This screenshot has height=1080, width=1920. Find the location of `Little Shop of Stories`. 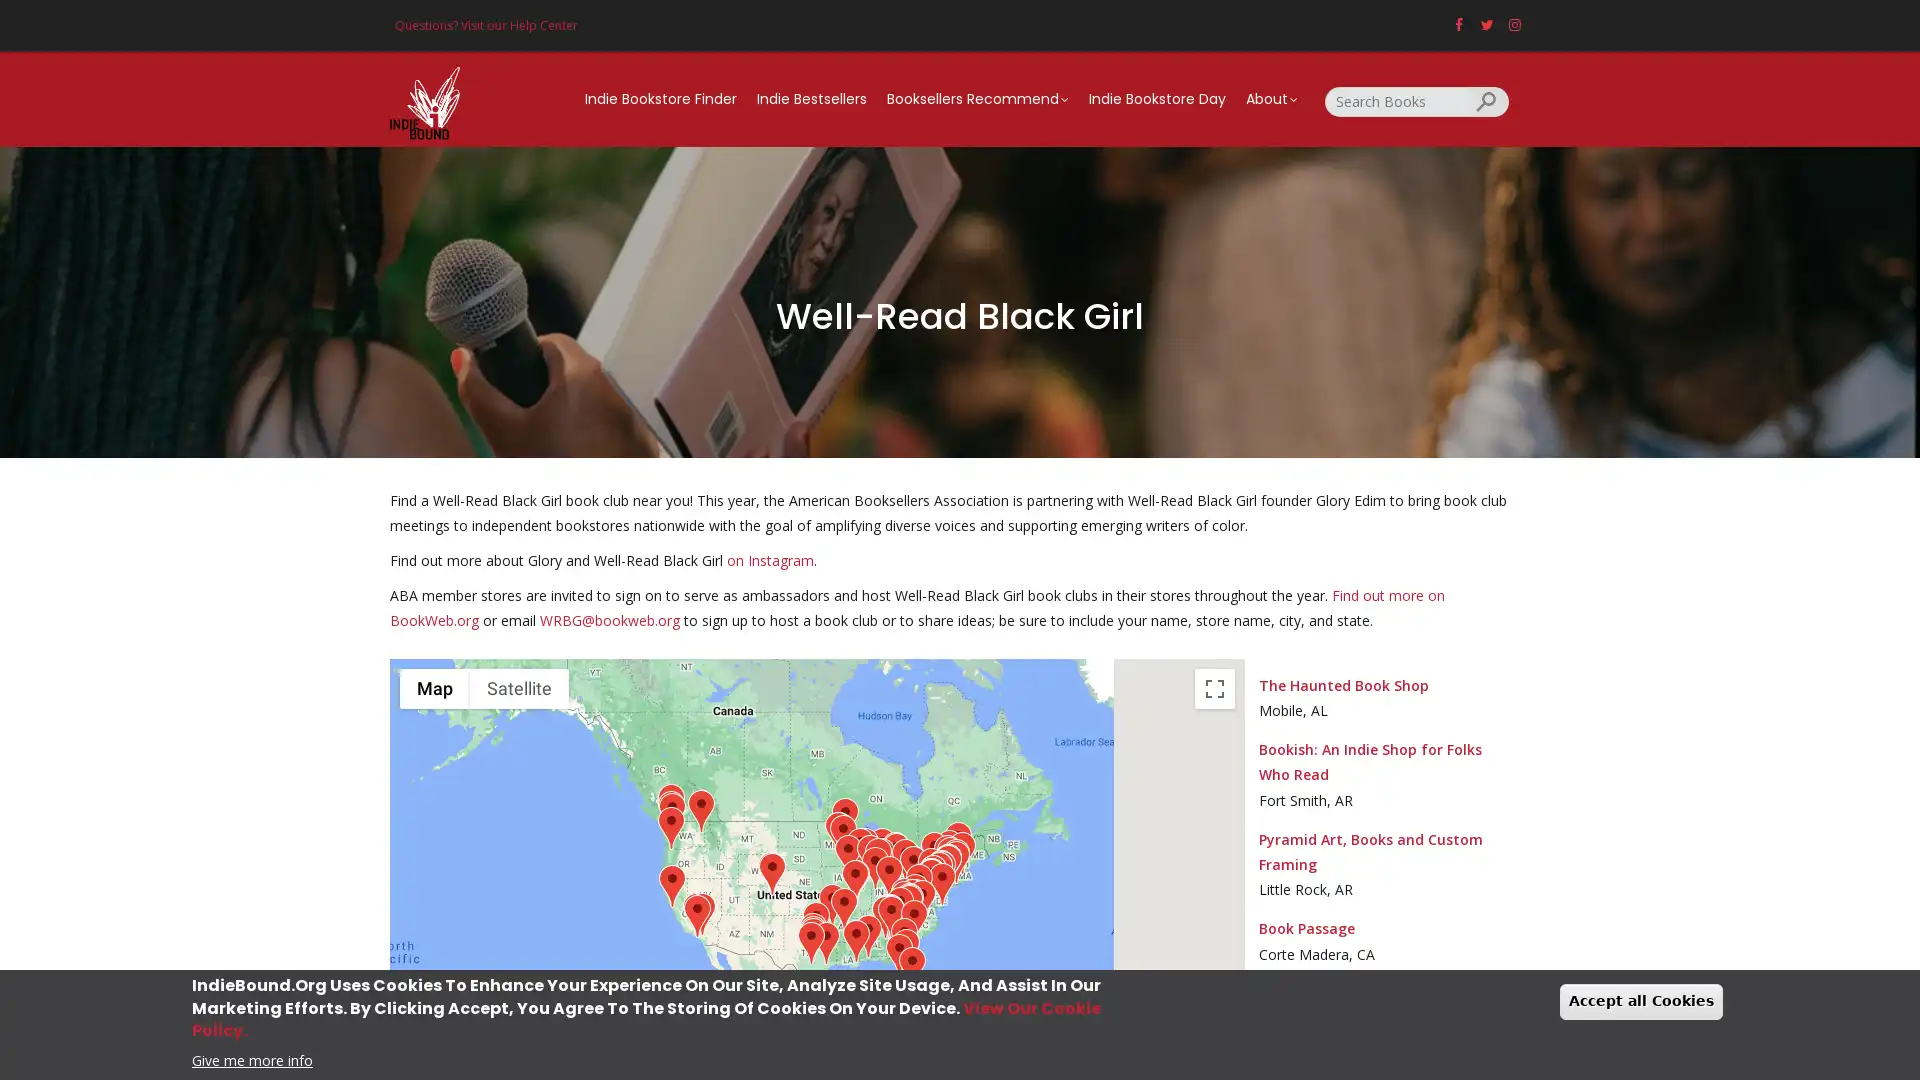

Little Shop of Stories is located at coordinates (887, 915).